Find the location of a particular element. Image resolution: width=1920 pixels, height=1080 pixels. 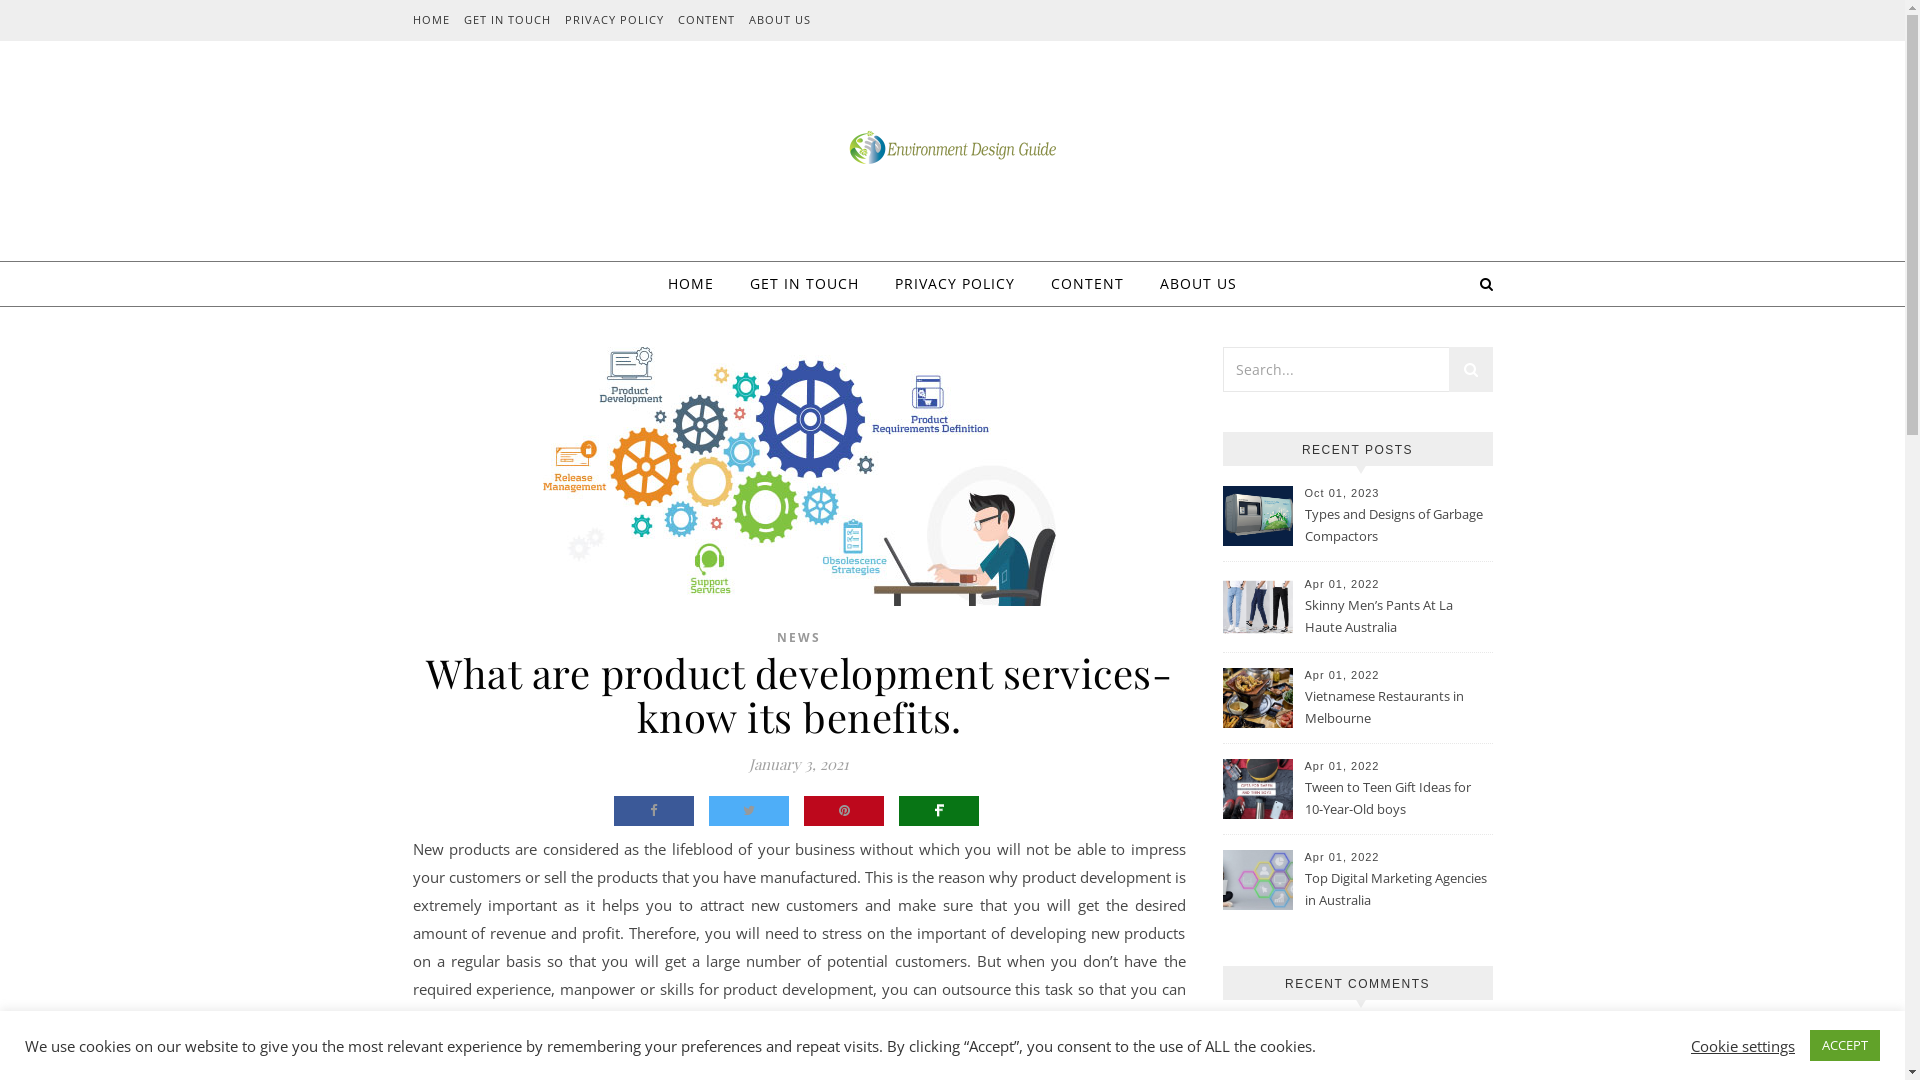

'CONTENT' is located at coordinates (705, 19).